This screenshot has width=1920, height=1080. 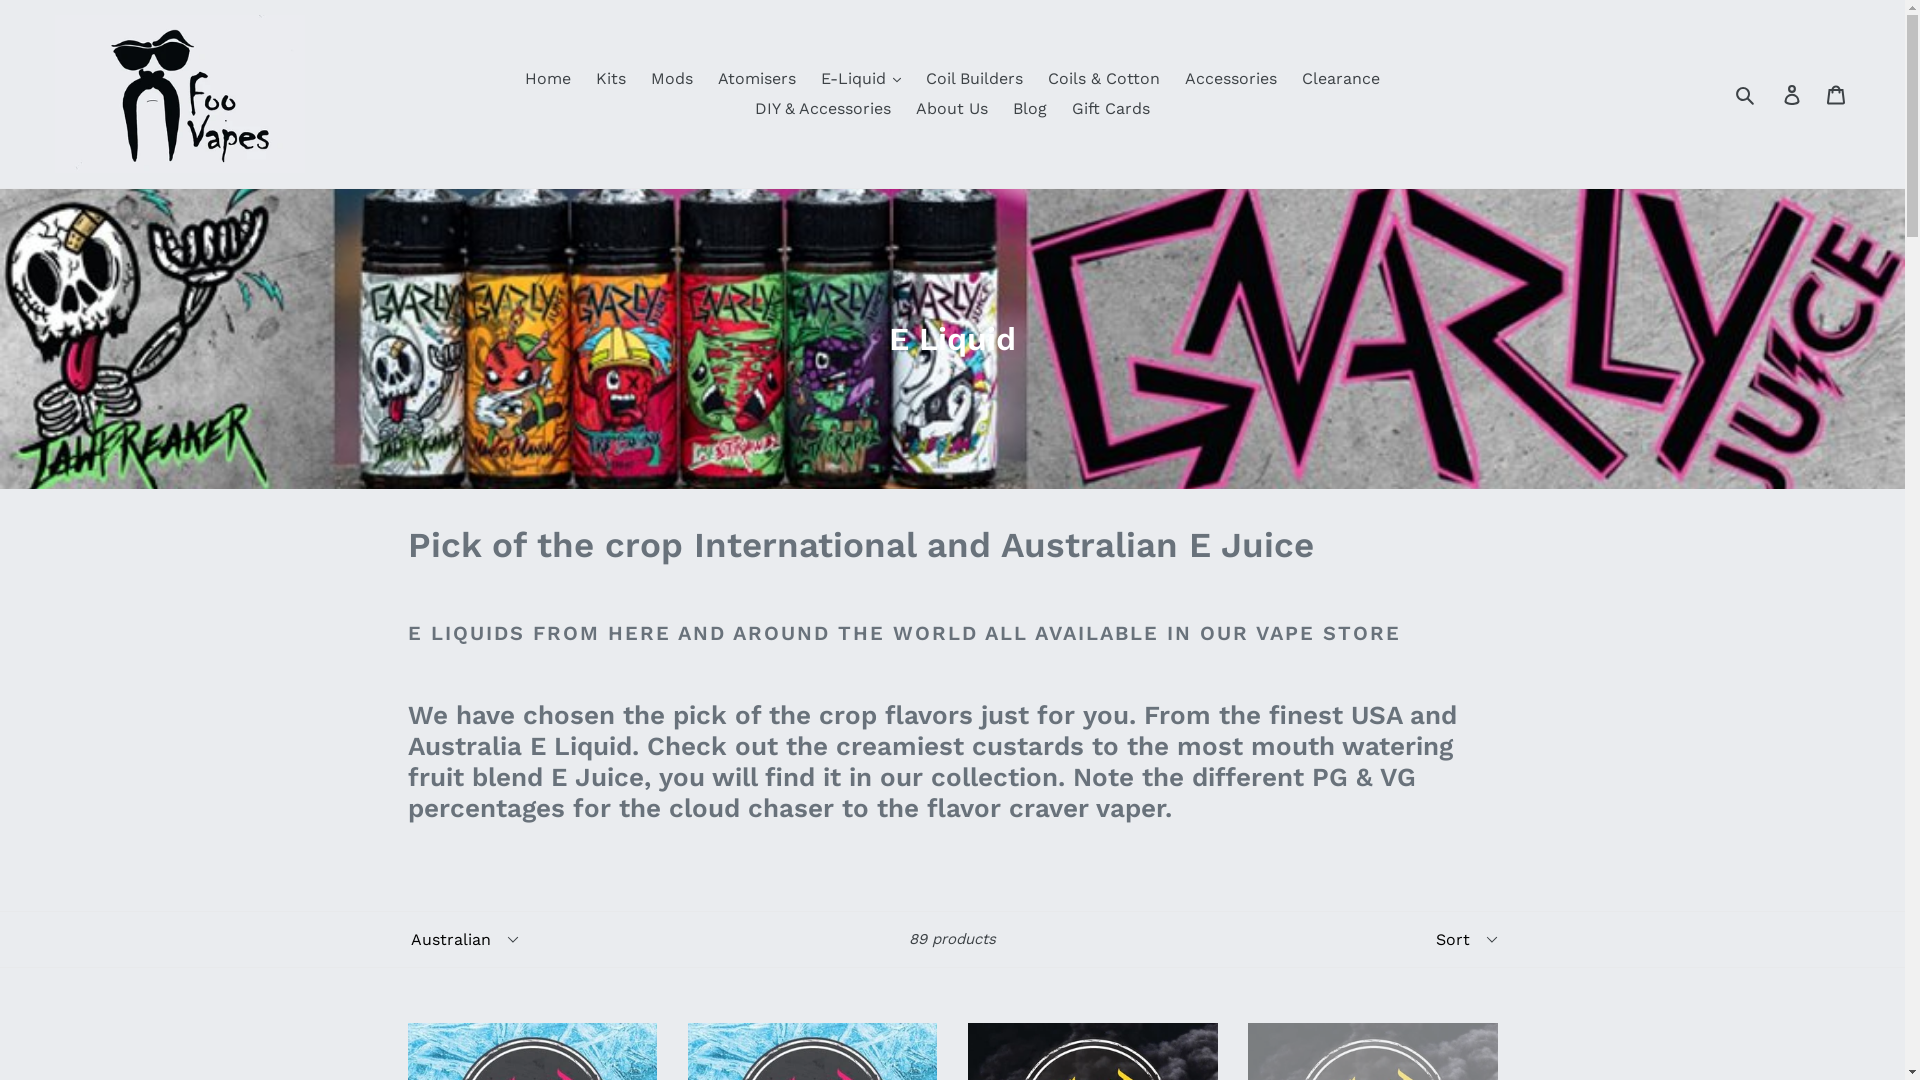 I want to click on 'Coils & Cotton', so click(x=1103, y=77).